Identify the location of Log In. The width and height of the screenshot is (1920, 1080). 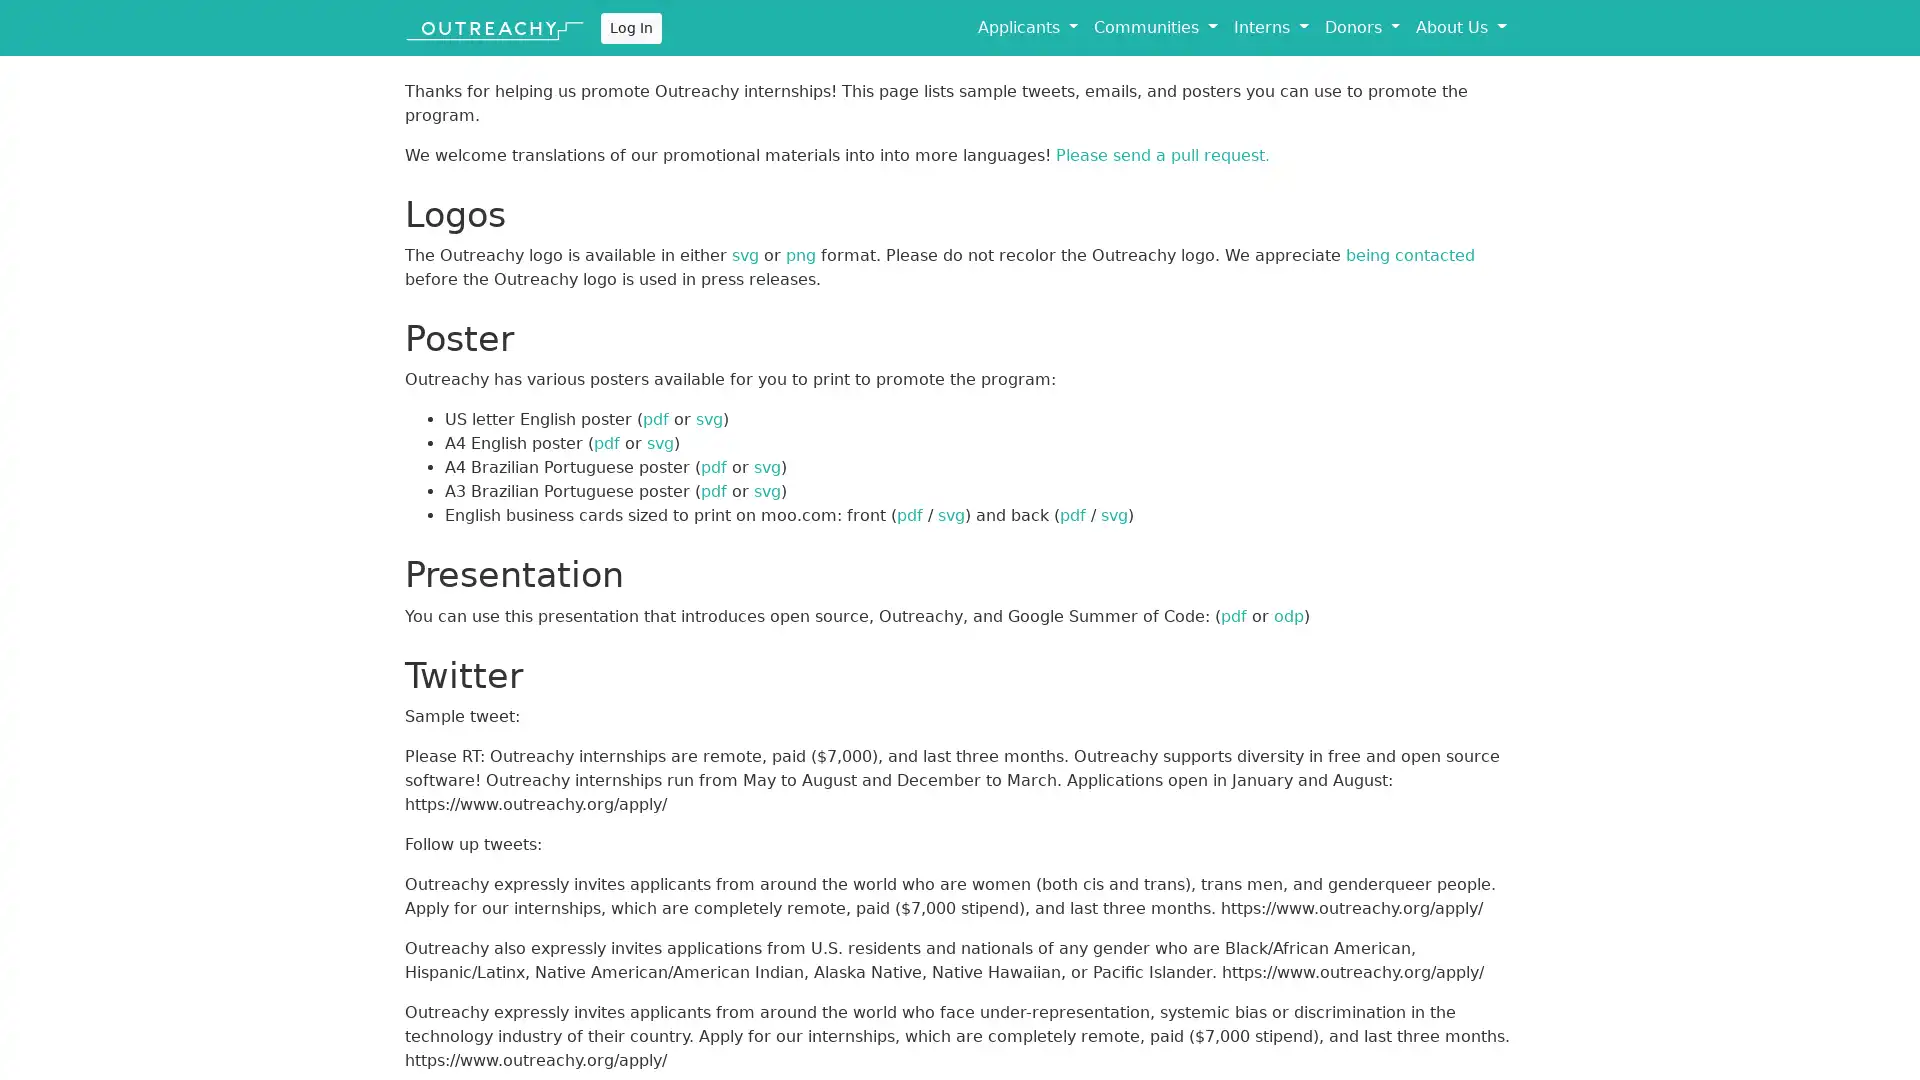
(630, 27).